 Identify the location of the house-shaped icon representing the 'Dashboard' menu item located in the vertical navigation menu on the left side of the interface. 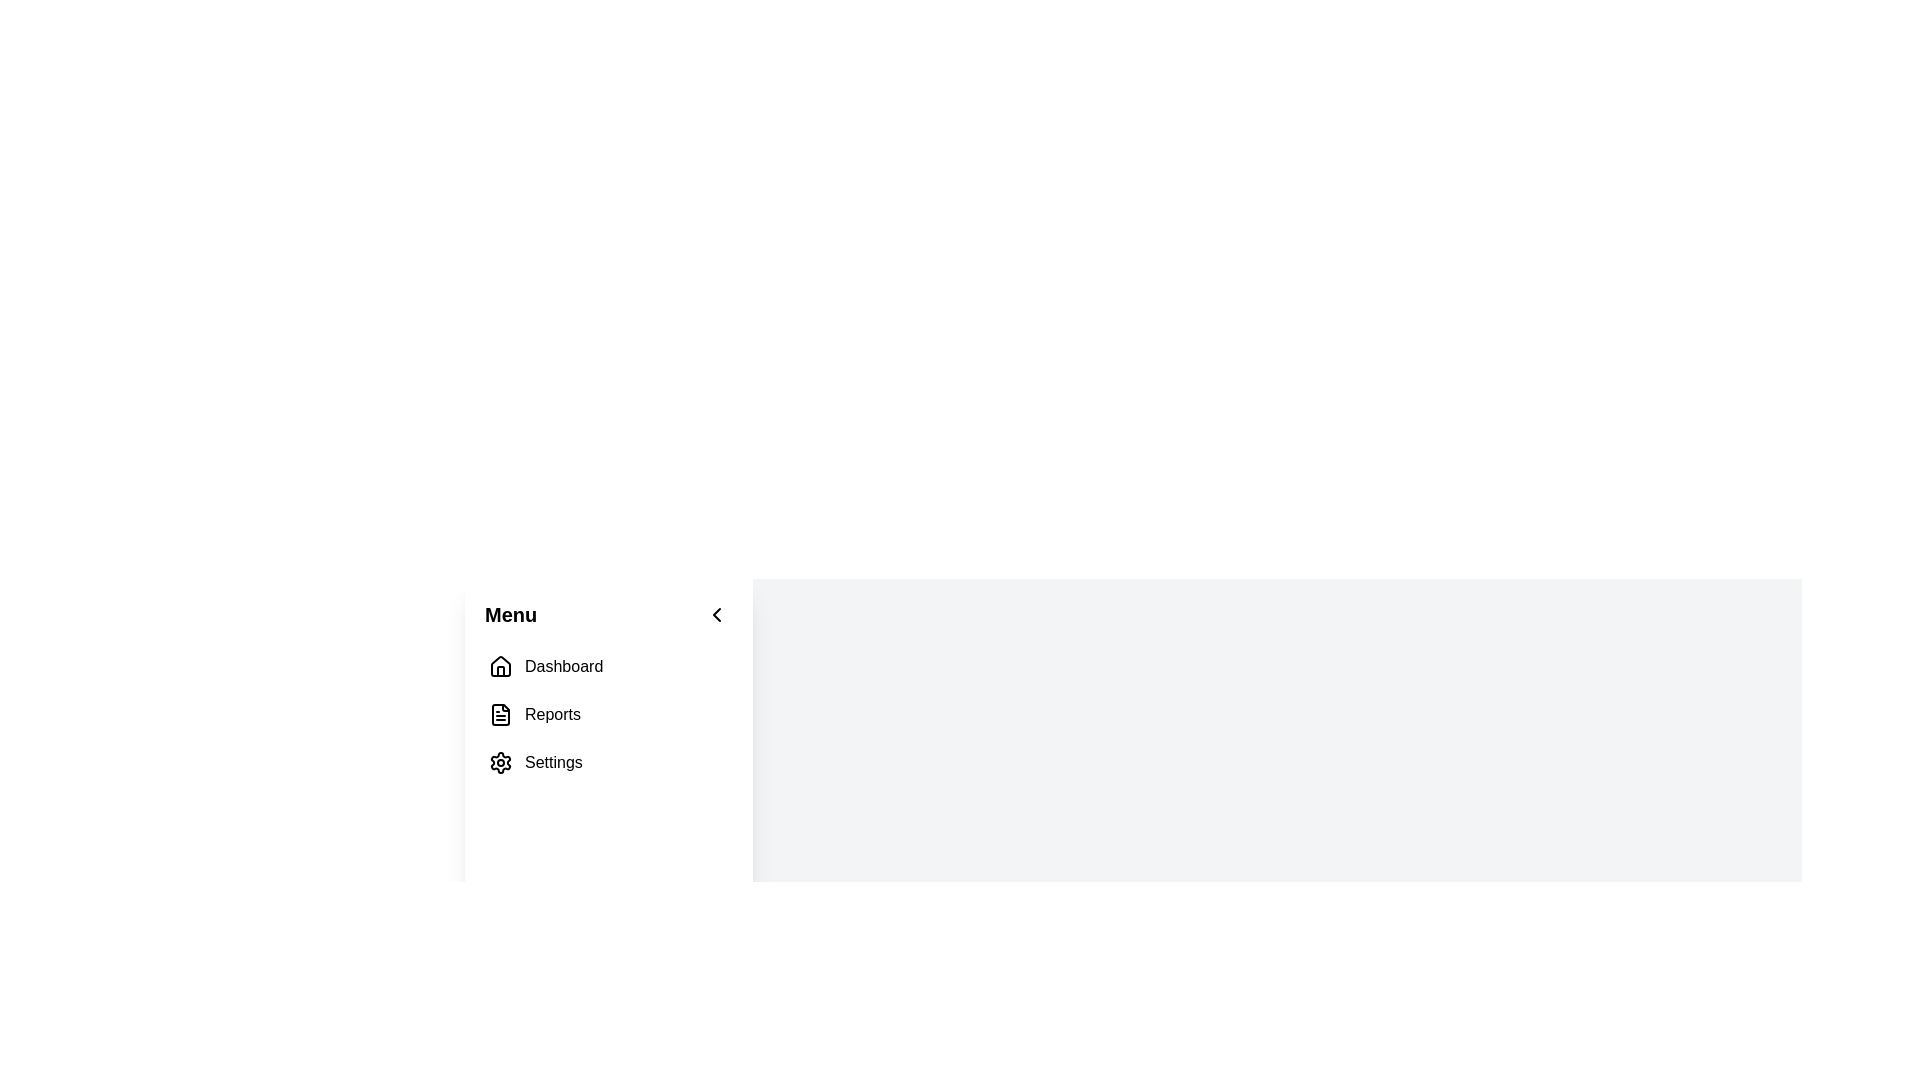
(500, 667).